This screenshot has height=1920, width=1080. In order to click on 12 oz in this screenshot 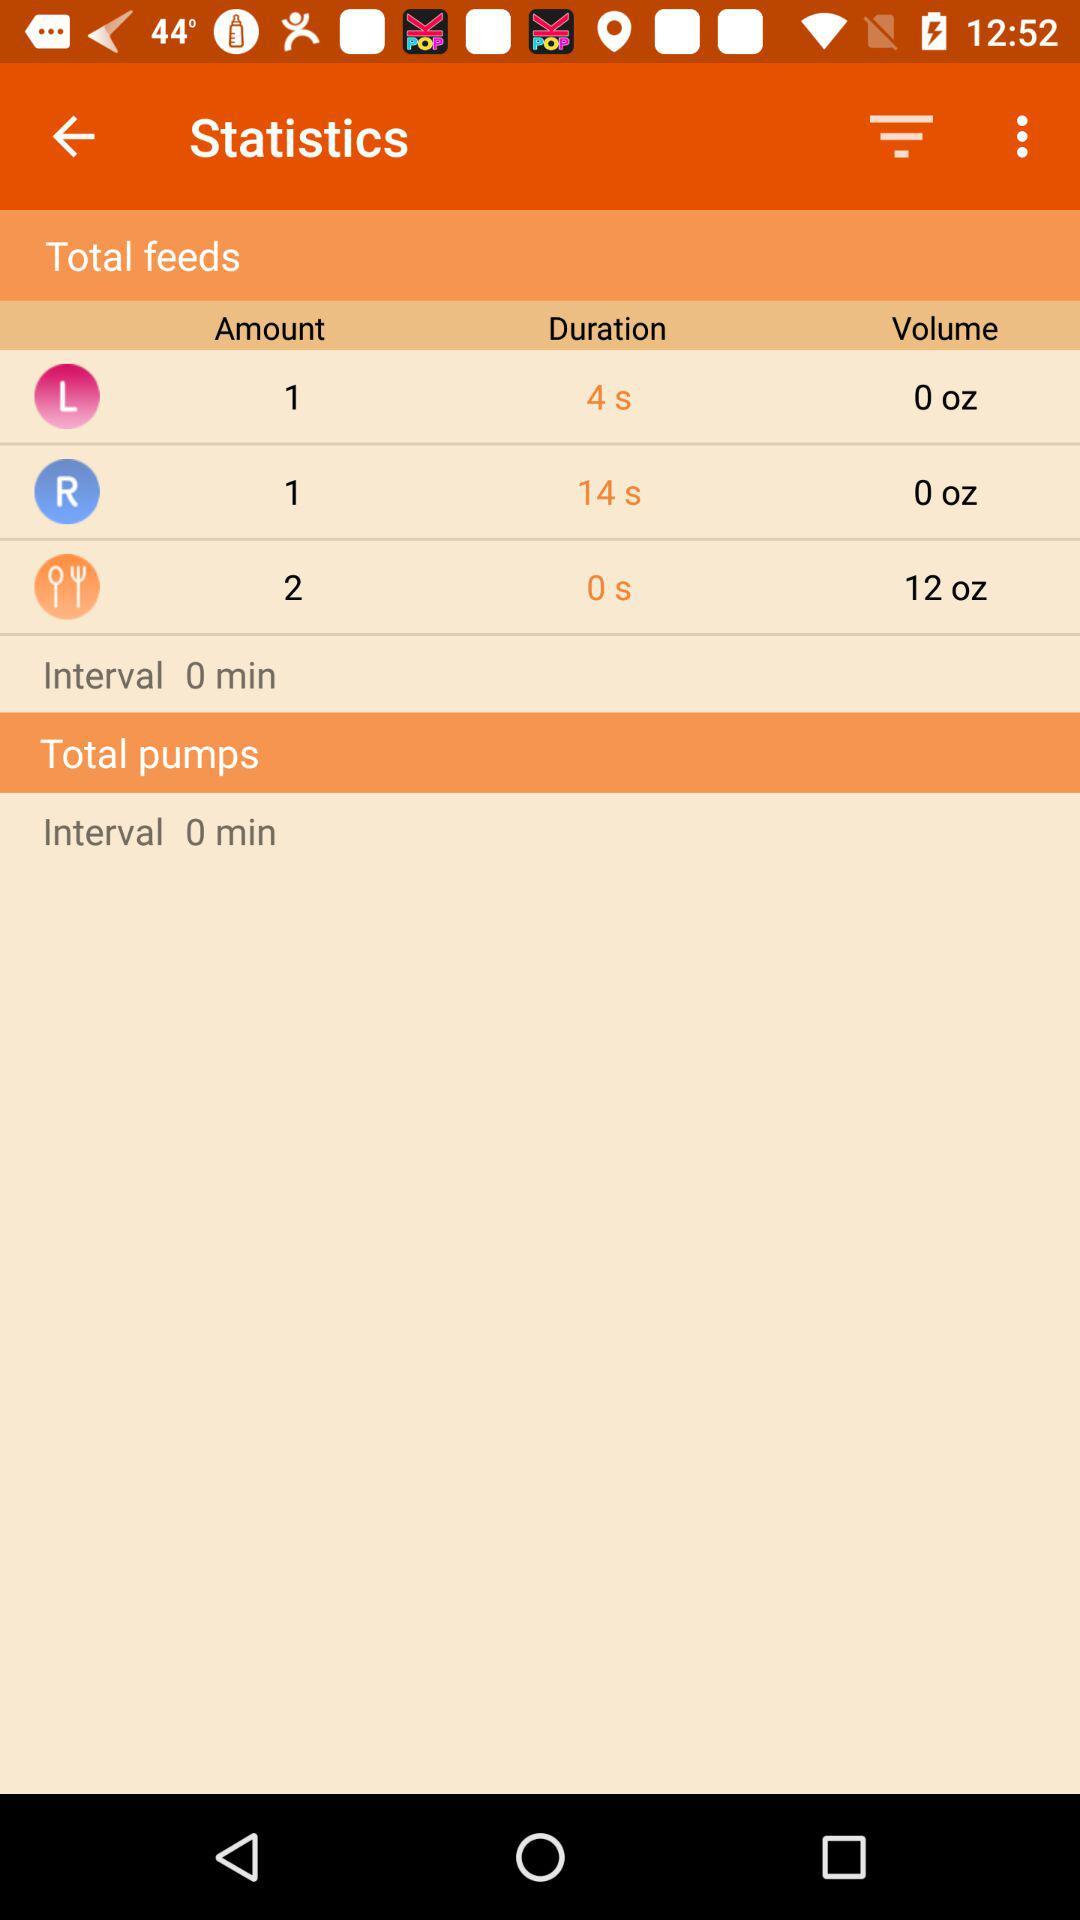, I will do `click(945, 585)`.